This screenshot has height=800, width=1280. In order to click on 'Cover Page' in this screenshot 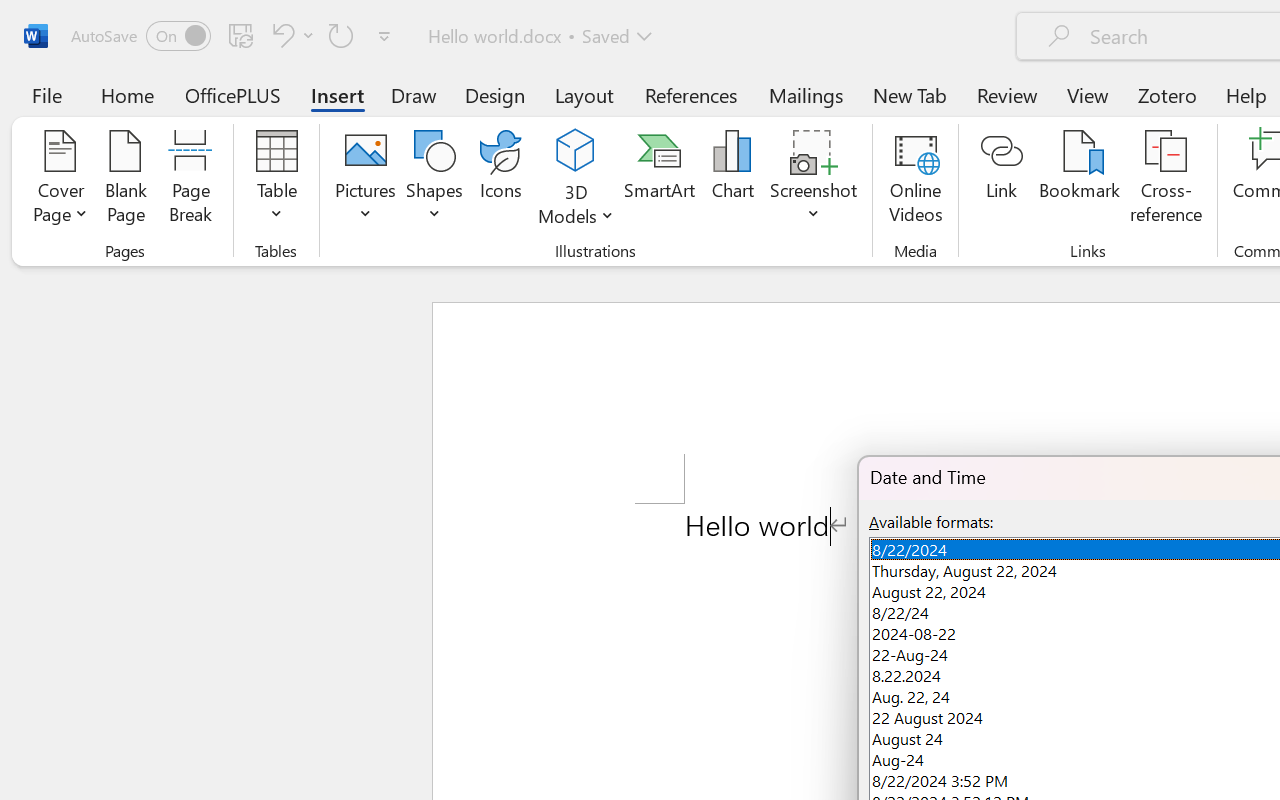, I will do `click(60, 179)`.